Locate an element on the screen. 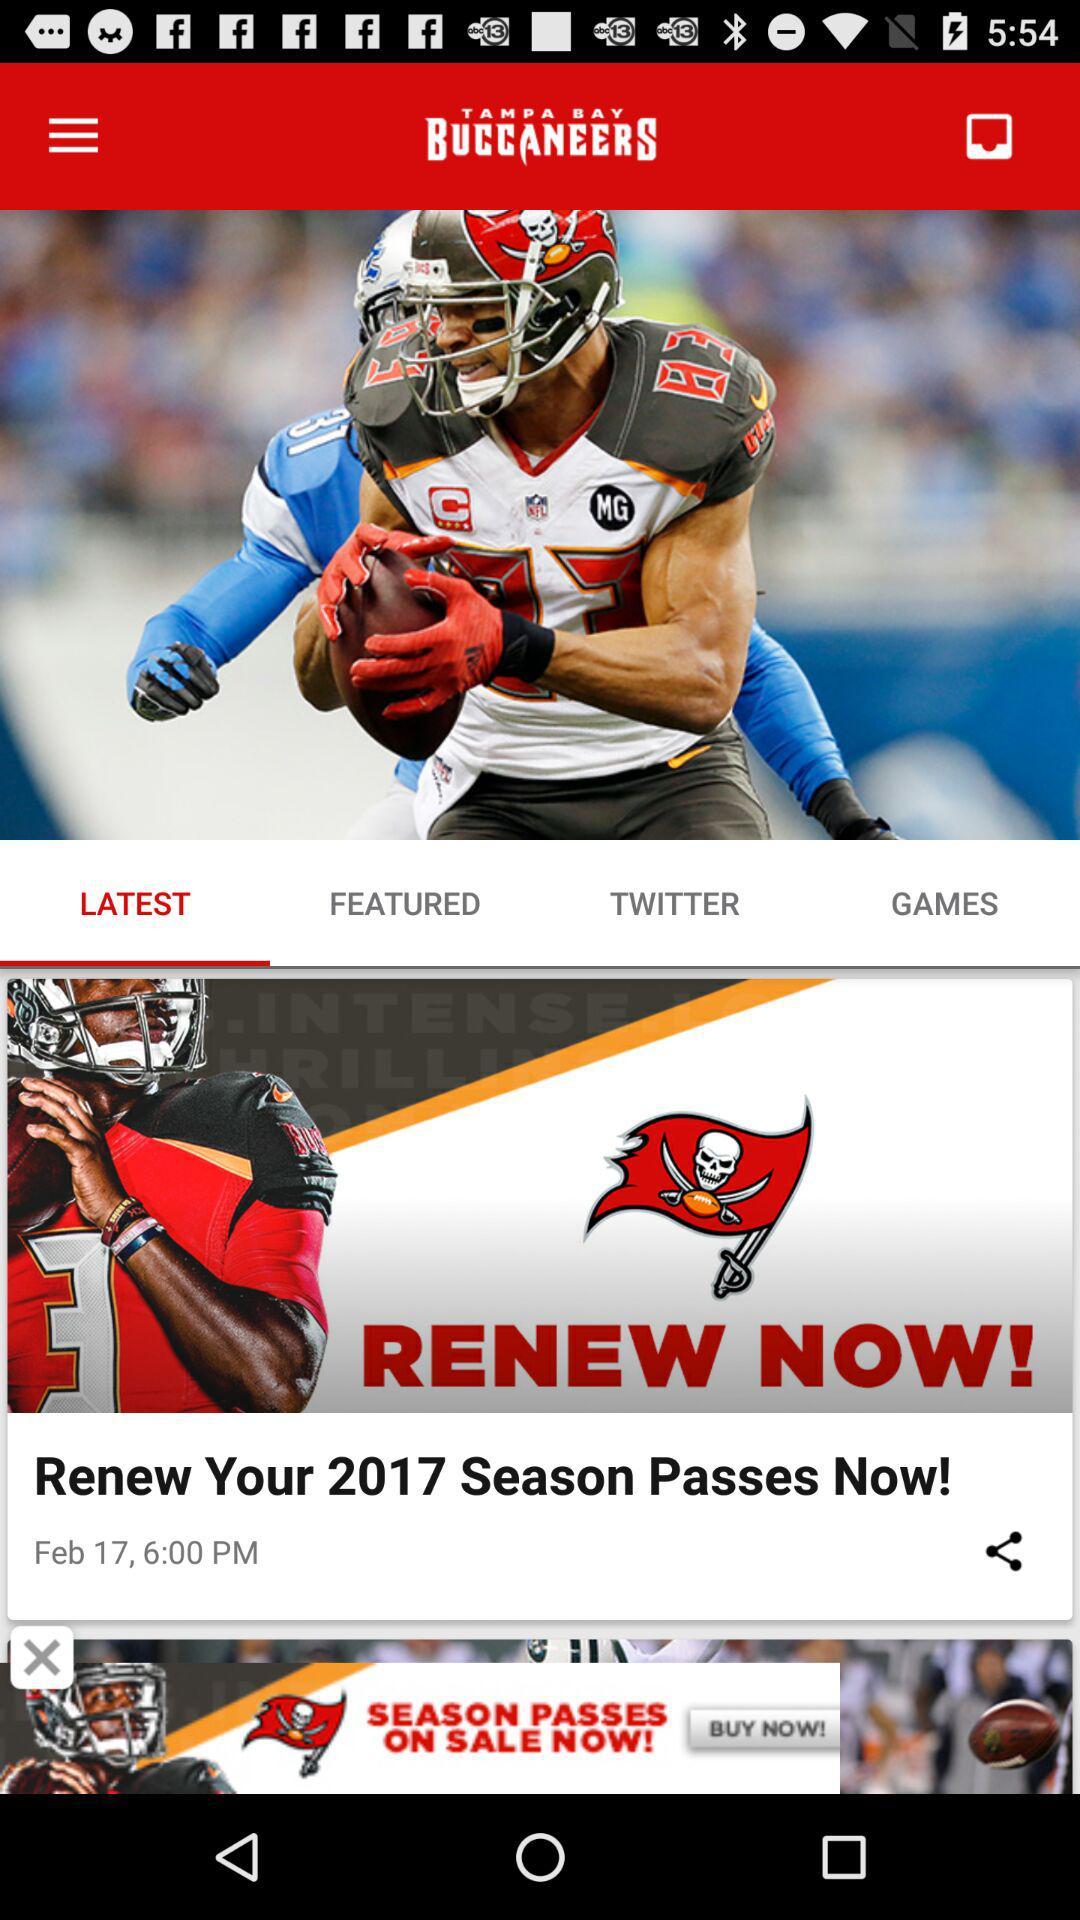  the icon next to the feb 17 6 is located at coordinates (1003, 1550).